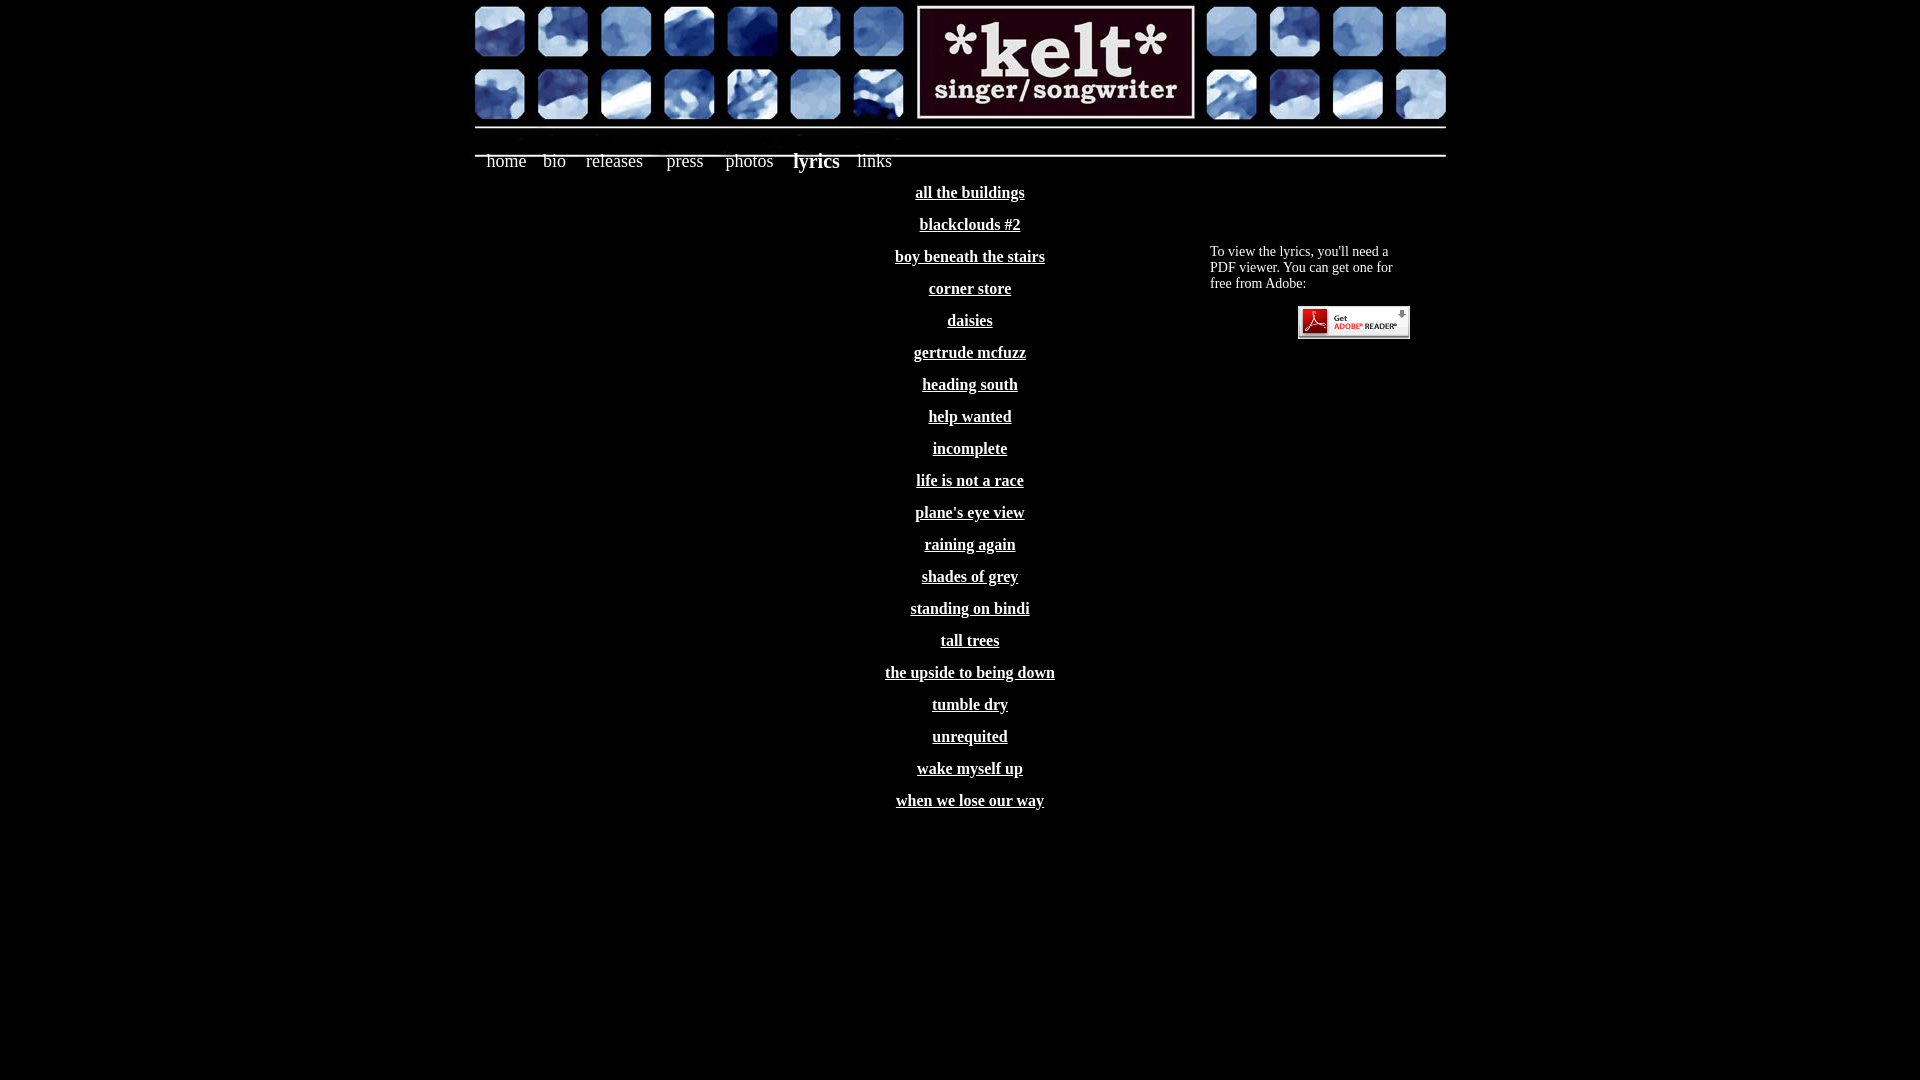 Image resolution: width=1920 pixels, height=1080 pixels. I want to click on 'shades of grey', so click(920, 576).